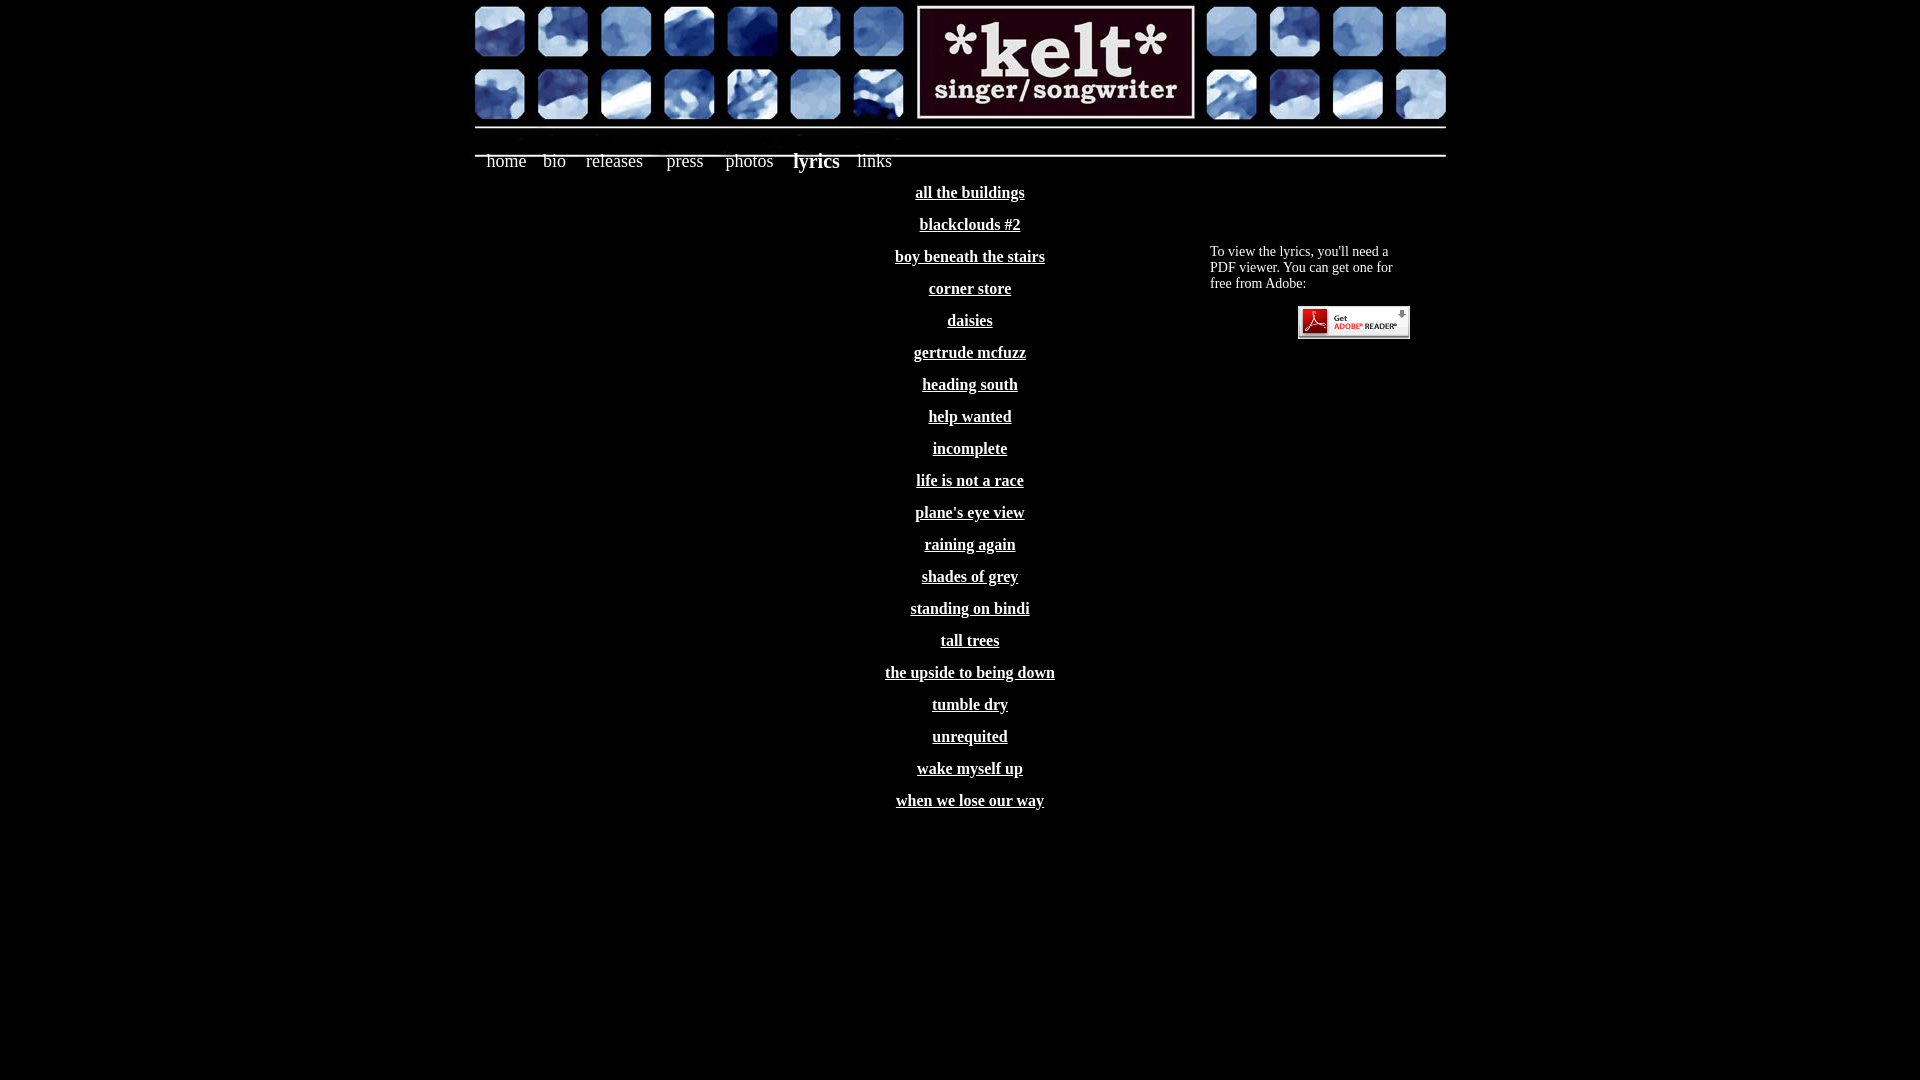 Image resolution: width=1920 pixels, height=1080 pixels. I want to click on 'shades of grey', so click(920, 576).